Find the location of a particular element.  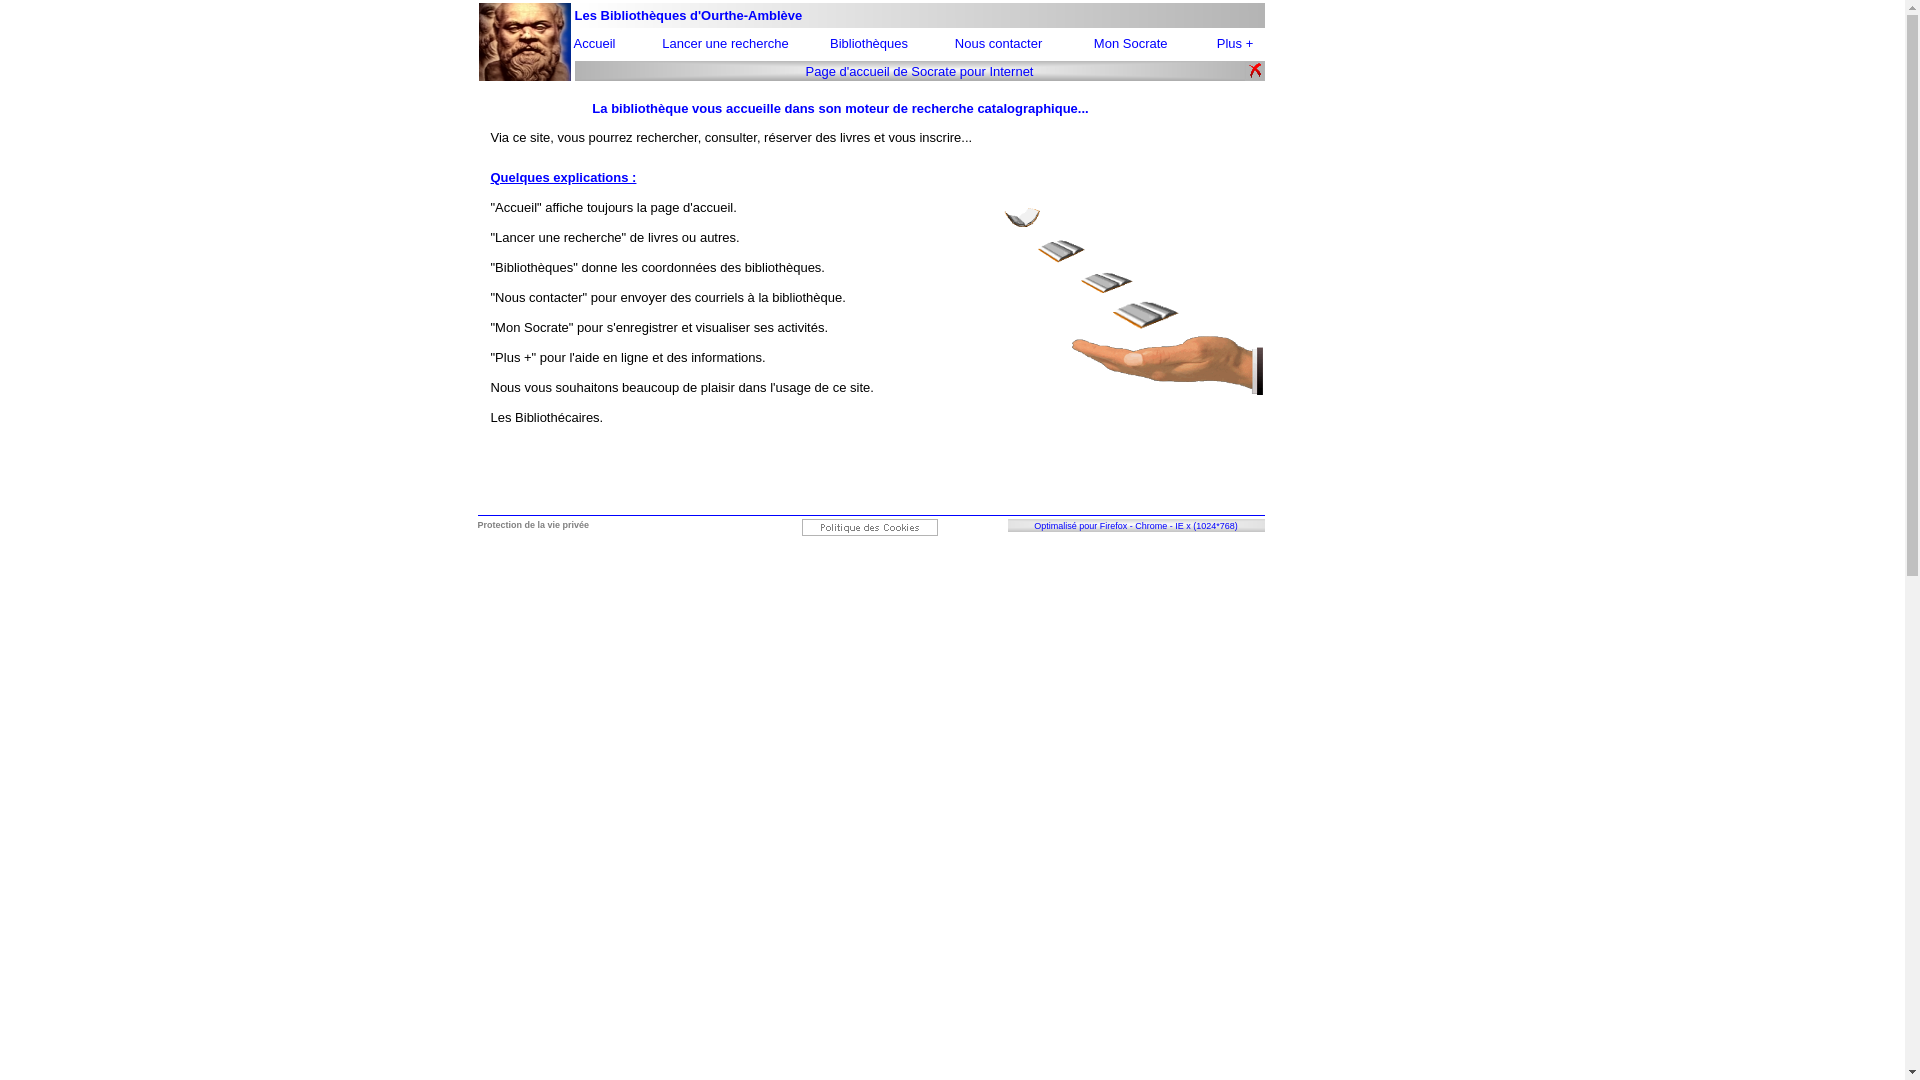

'Plus +' is located at coordinates (1234, 43).